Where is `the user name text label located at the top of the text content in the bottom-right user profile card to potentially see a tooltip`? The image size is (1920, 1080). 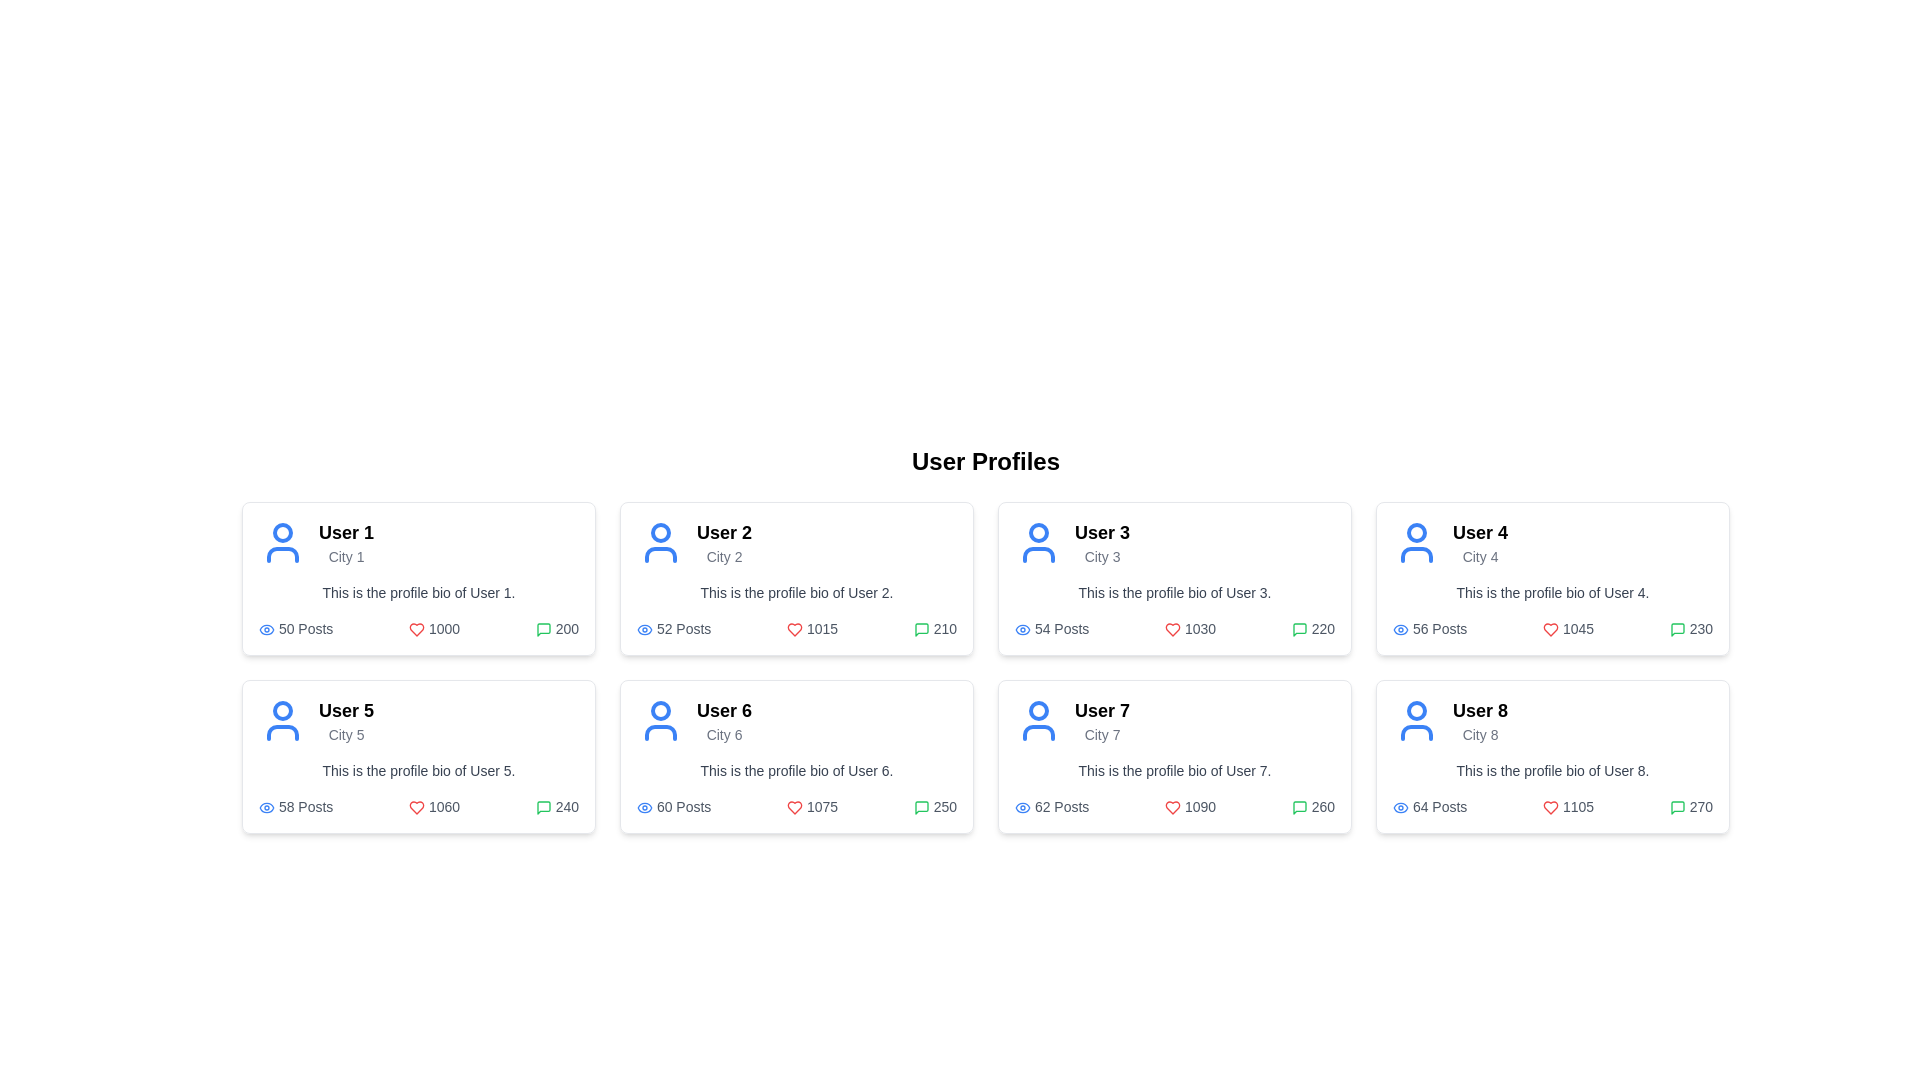 the user name text label located at the top of the text content in the bottom-right user profile card to potentially see a tooltip is located at coordinates (1480, 709).